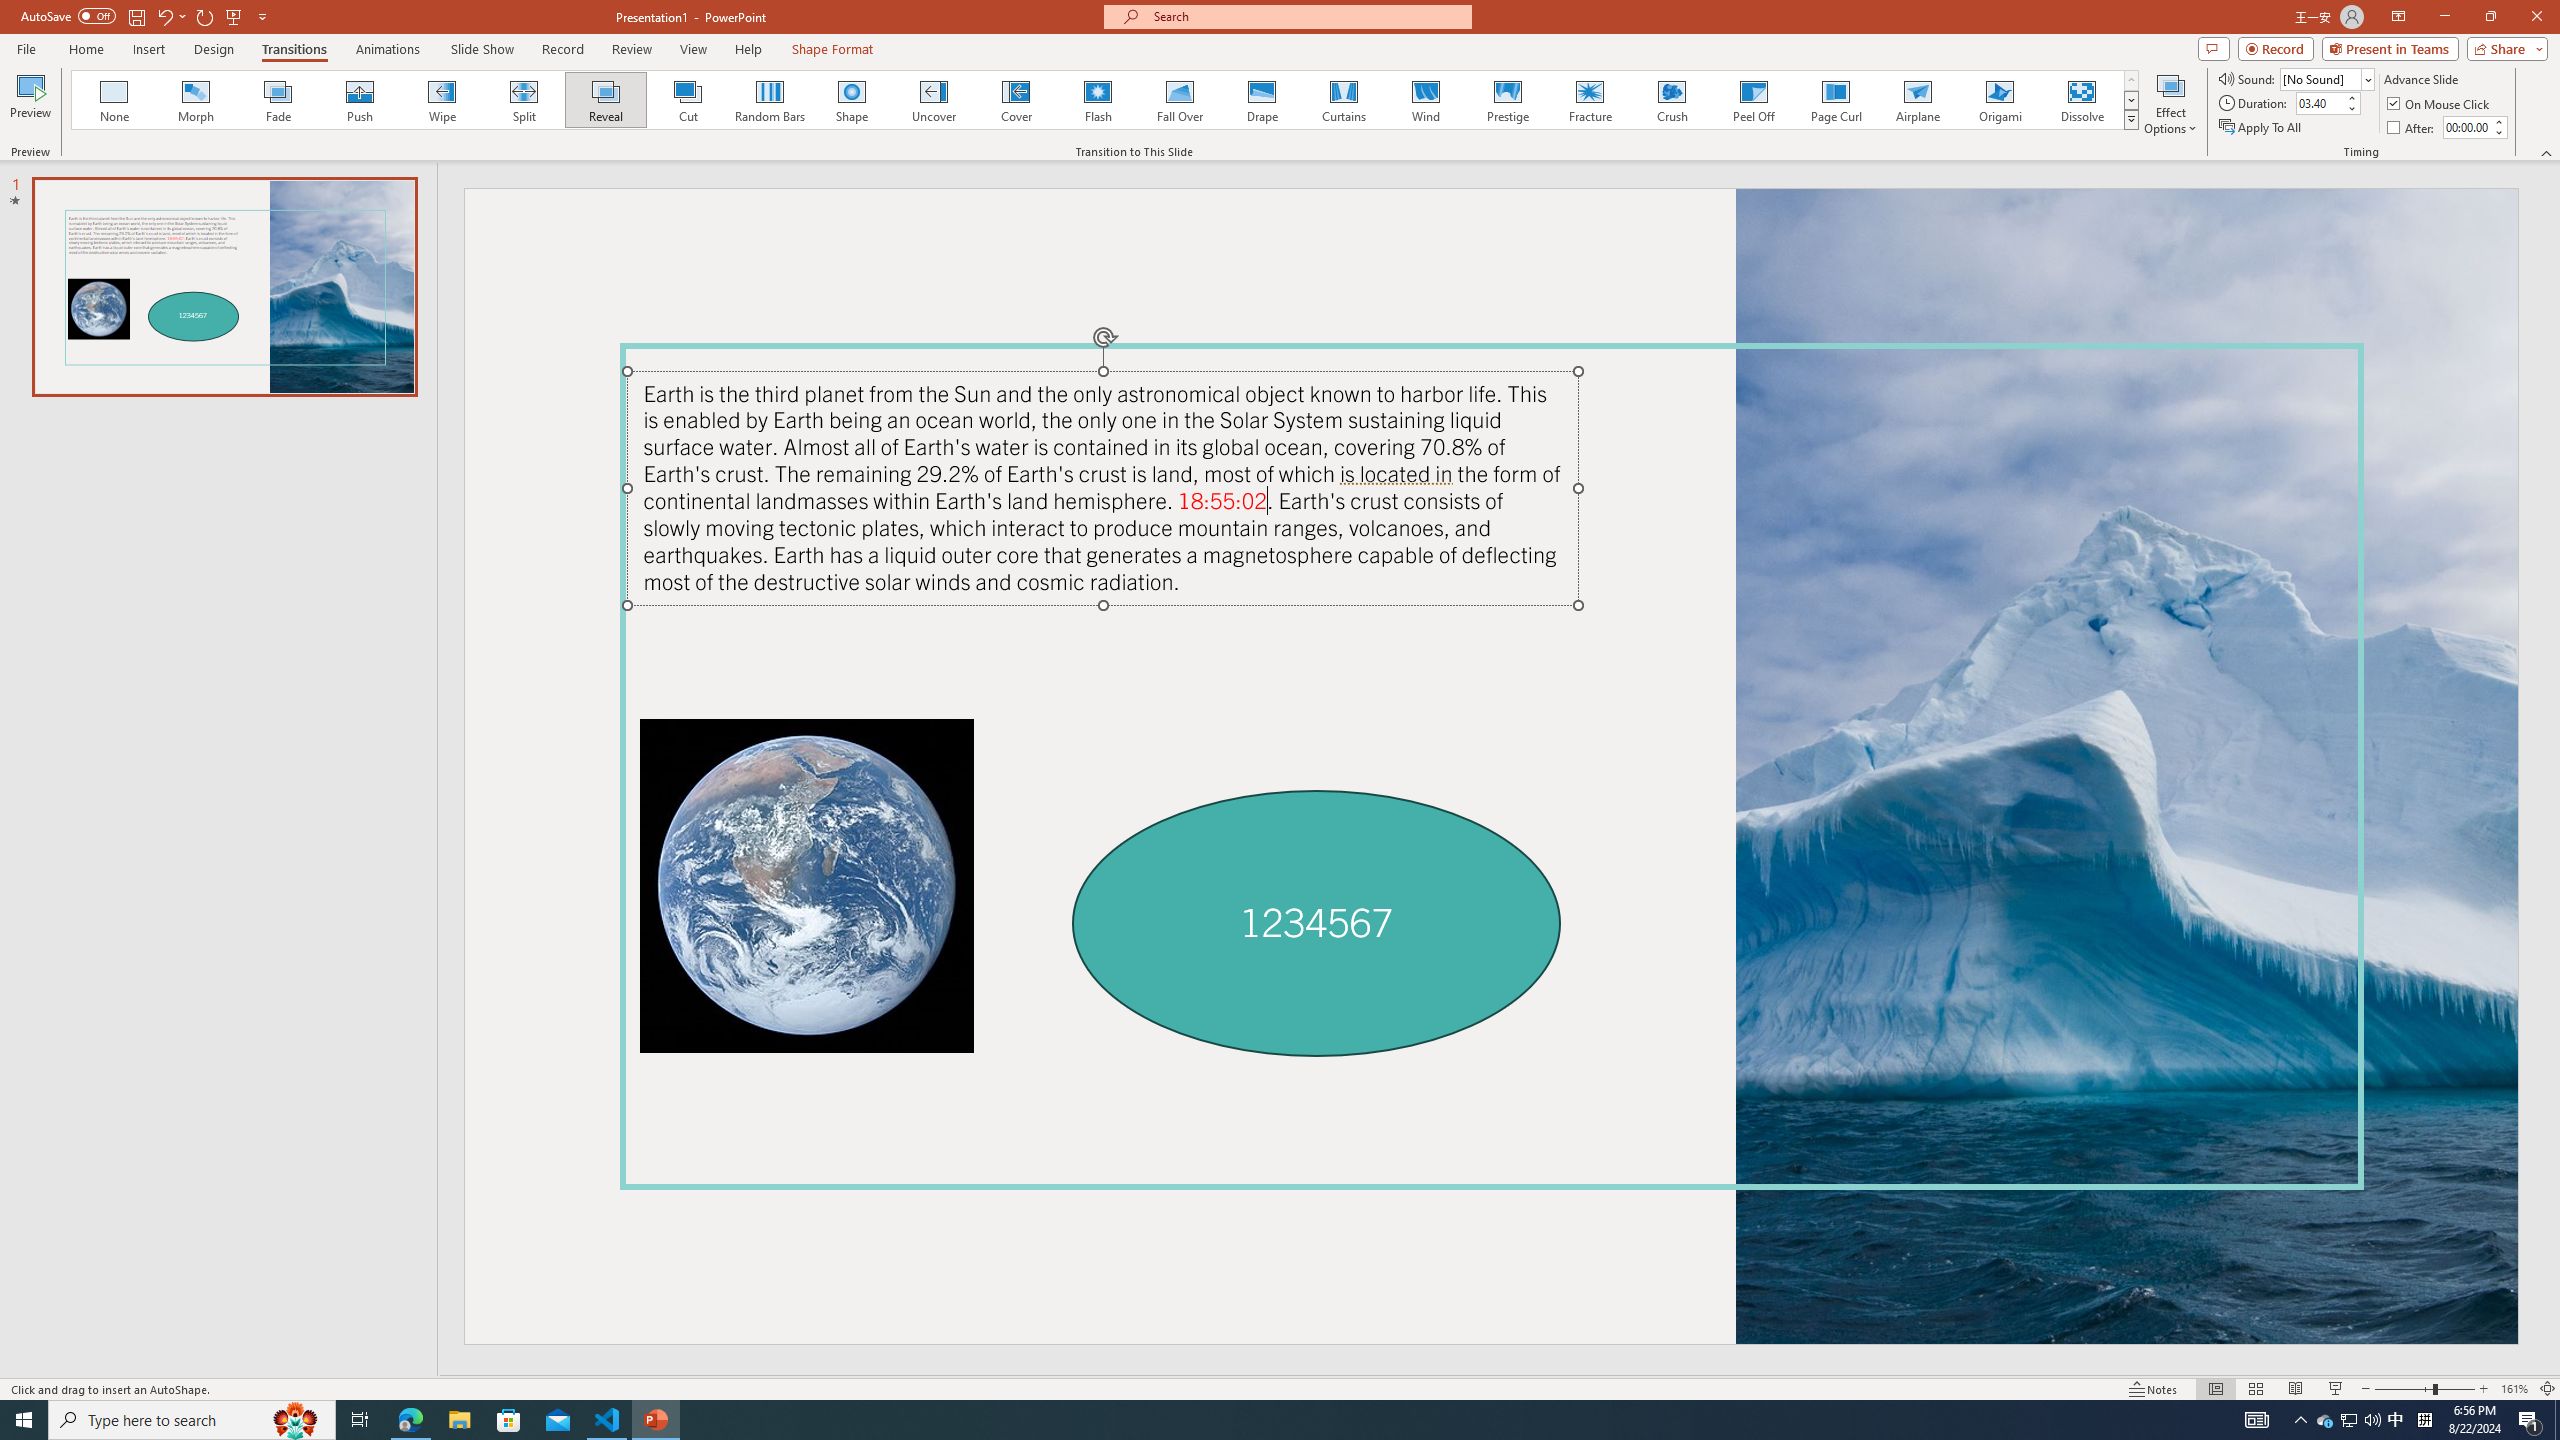  I want to click on 'None', so click(114, 99).